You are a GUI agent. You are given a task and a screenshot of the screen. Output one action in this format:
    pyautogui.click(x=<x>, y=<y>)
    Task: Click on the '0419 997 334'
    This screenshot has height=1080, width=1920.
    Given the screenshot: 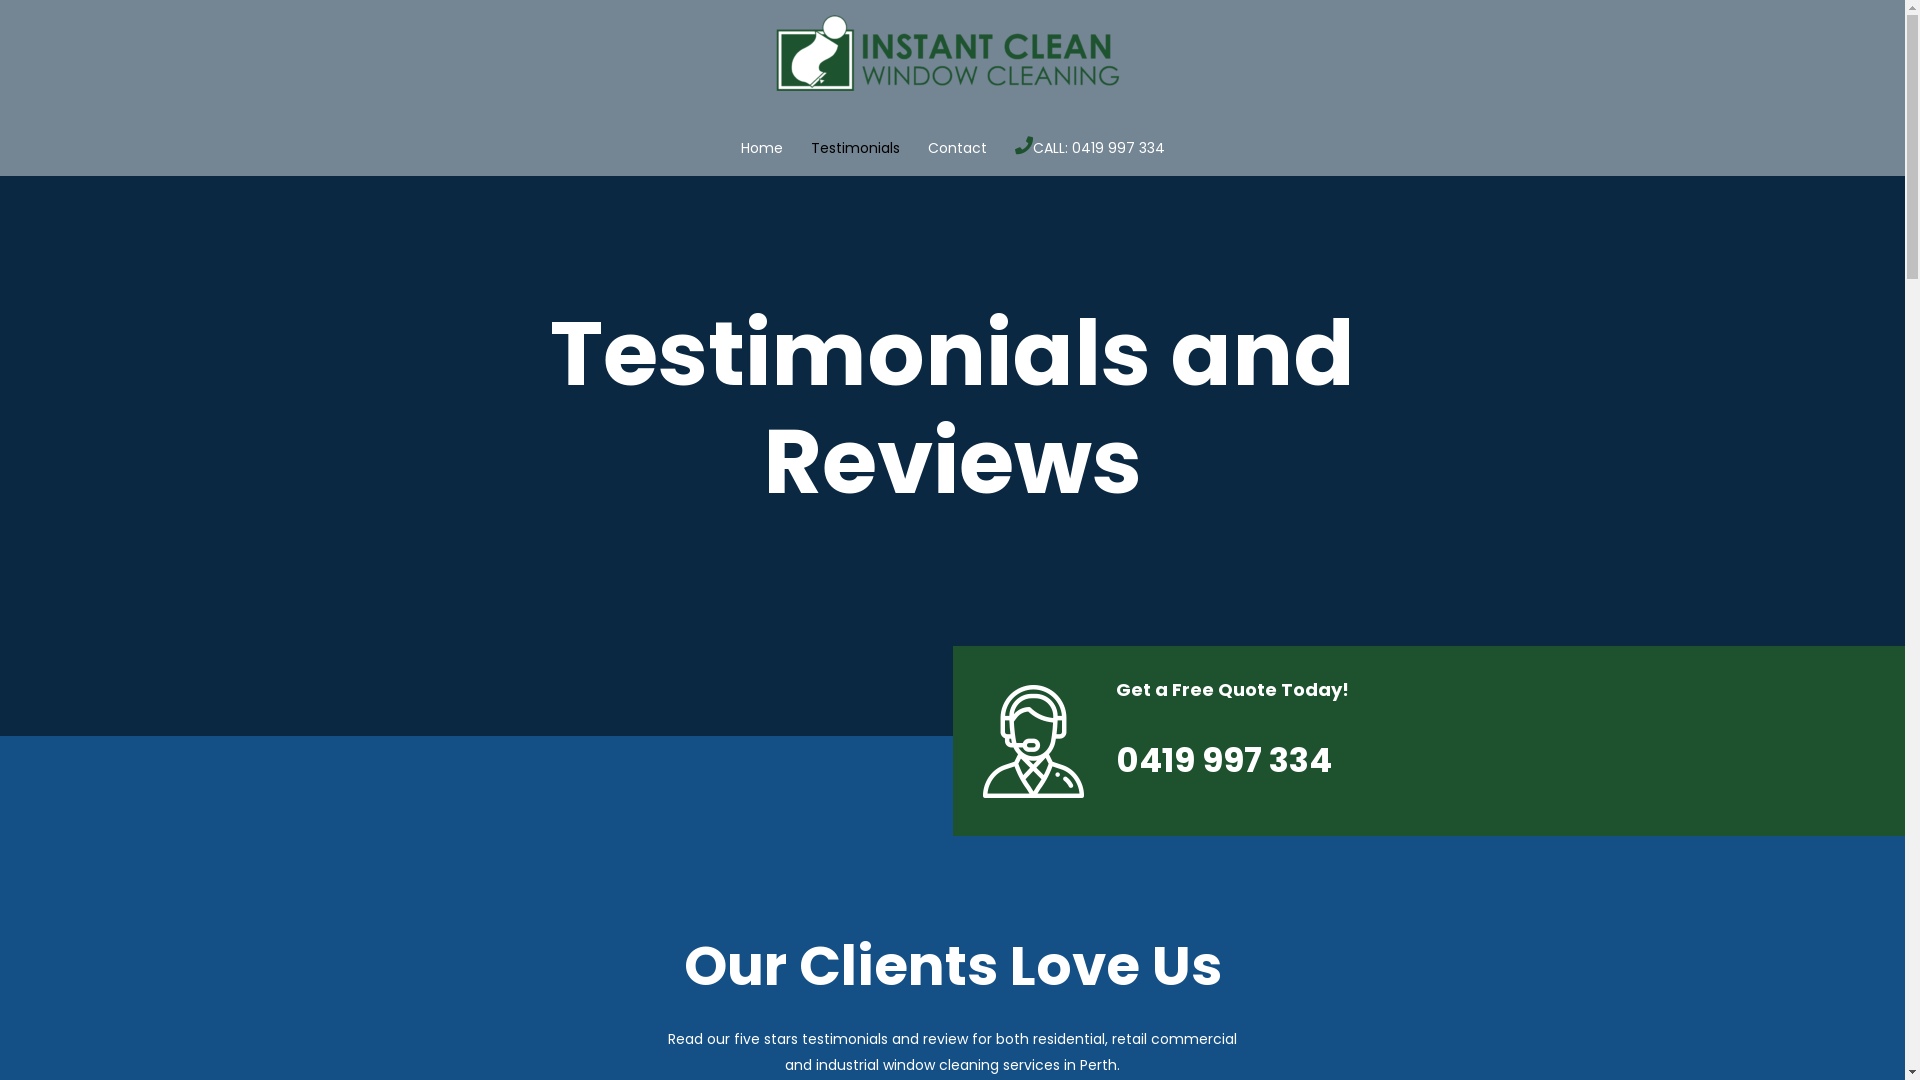 What is the action you would take?
    pyautogui.click(x=1223, y=759)
    